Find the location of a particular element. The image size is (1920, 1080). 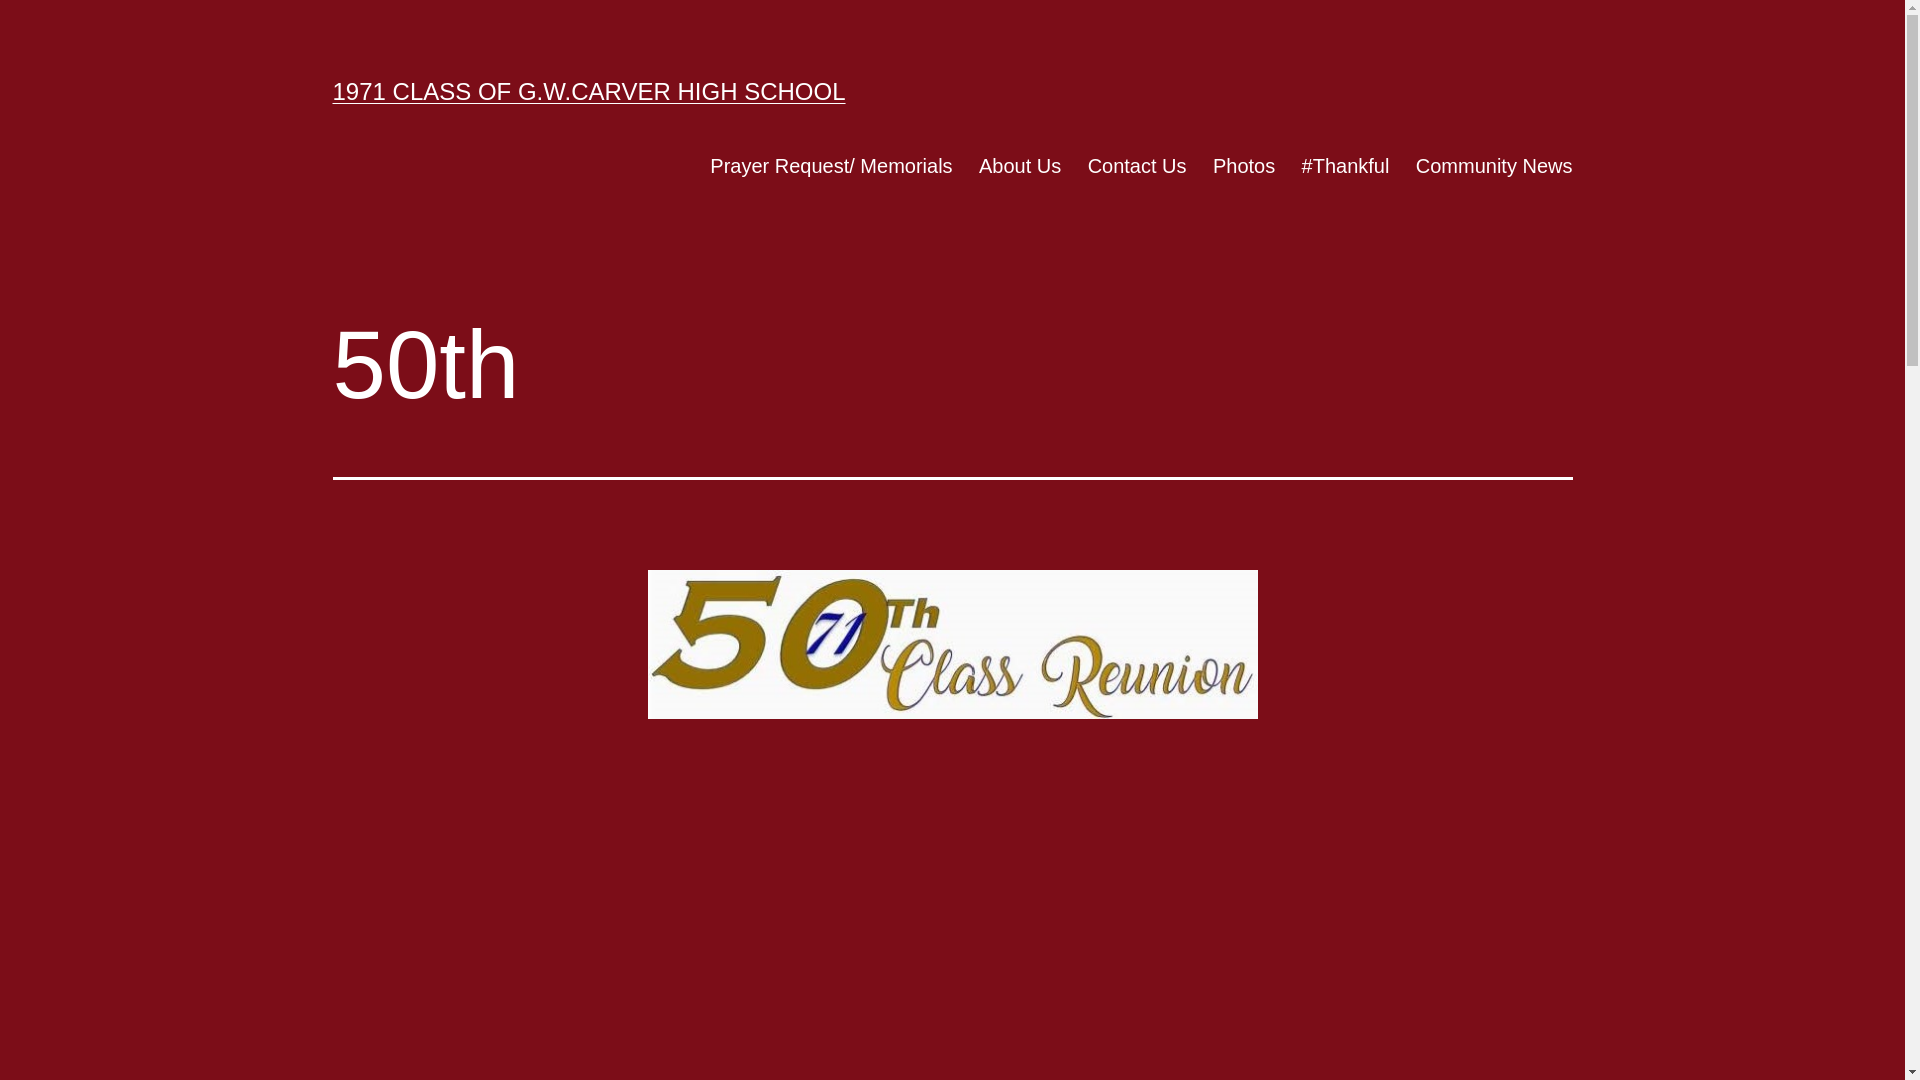

'1971 CLASS OF G.W.CARVER HIGH SCHOOL' is located at coordinates (587, 91).